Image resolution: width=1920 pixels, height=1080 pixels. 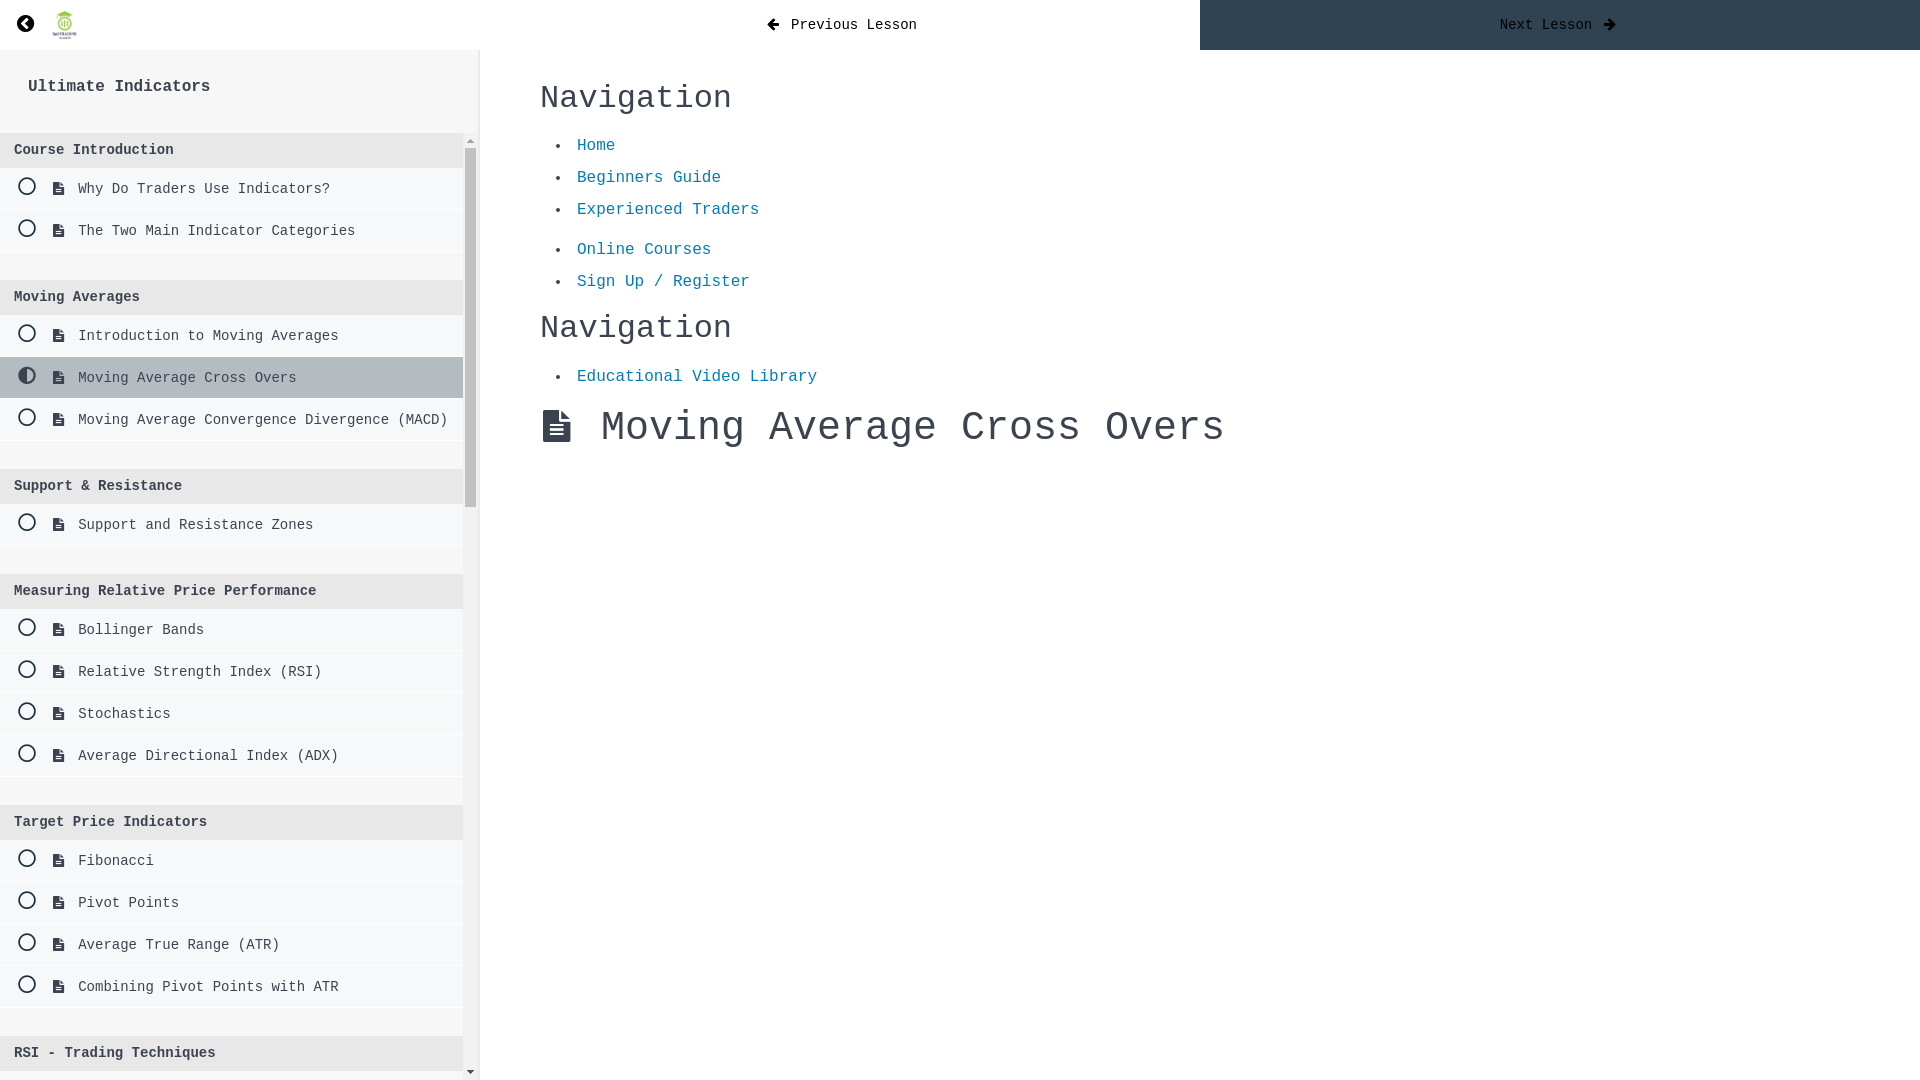 What do you see at coordinates (667, 209) in the screenshot?
I see `'Experienced Traders'` at bounding box center [667, 209].